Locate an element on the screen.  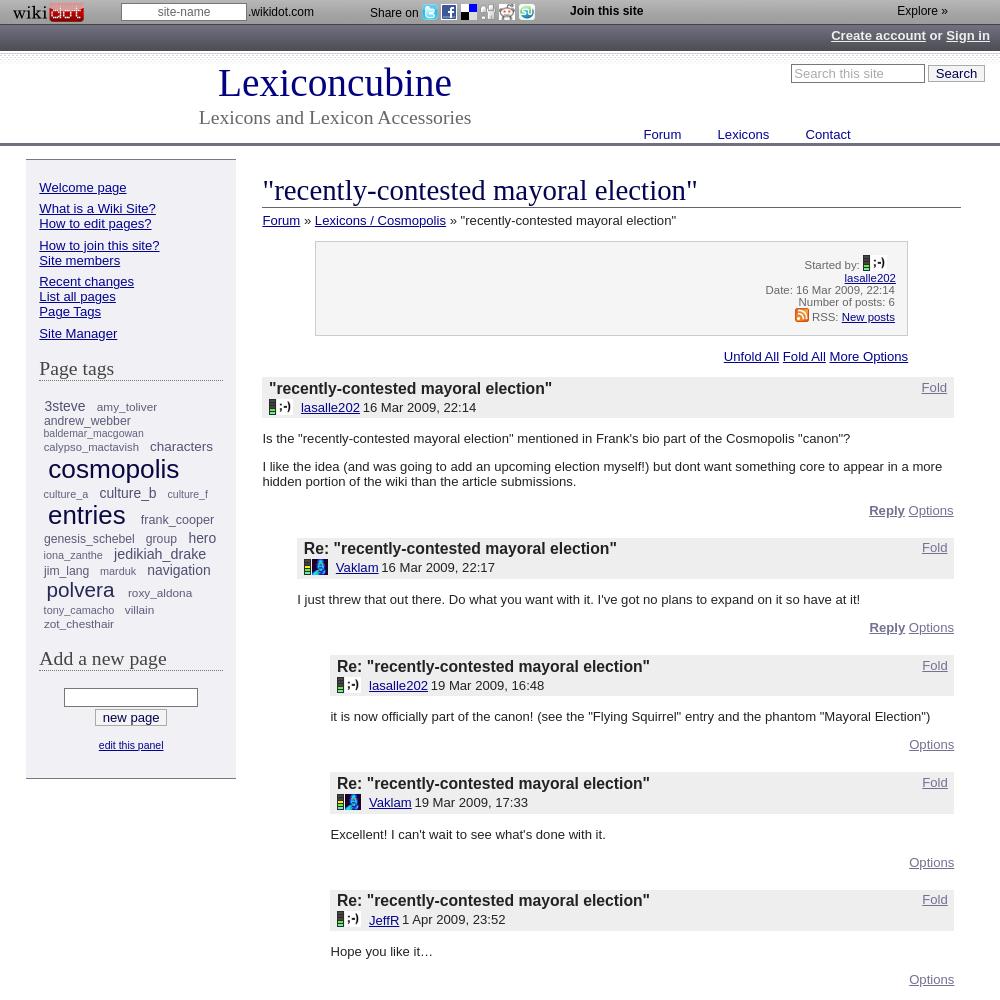
'Forum' is located at coordinates (281, 218).